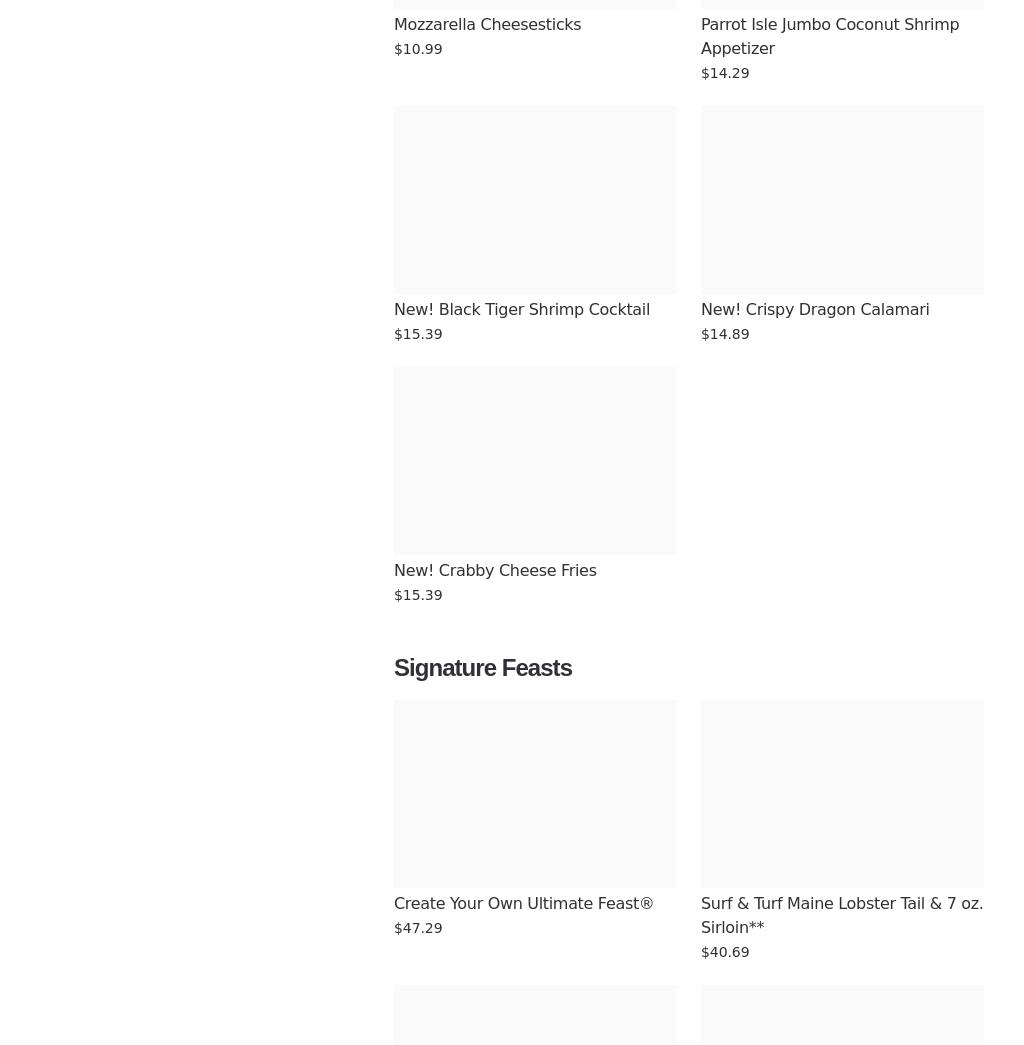 The width and height of the screenshot is (1024, 1045). Describe the element at coordinates (843, 915) in the screenshot. I see `'Surf & Turf Maine Lobster Tail & 7 oz. Sirloin**'` at that location.